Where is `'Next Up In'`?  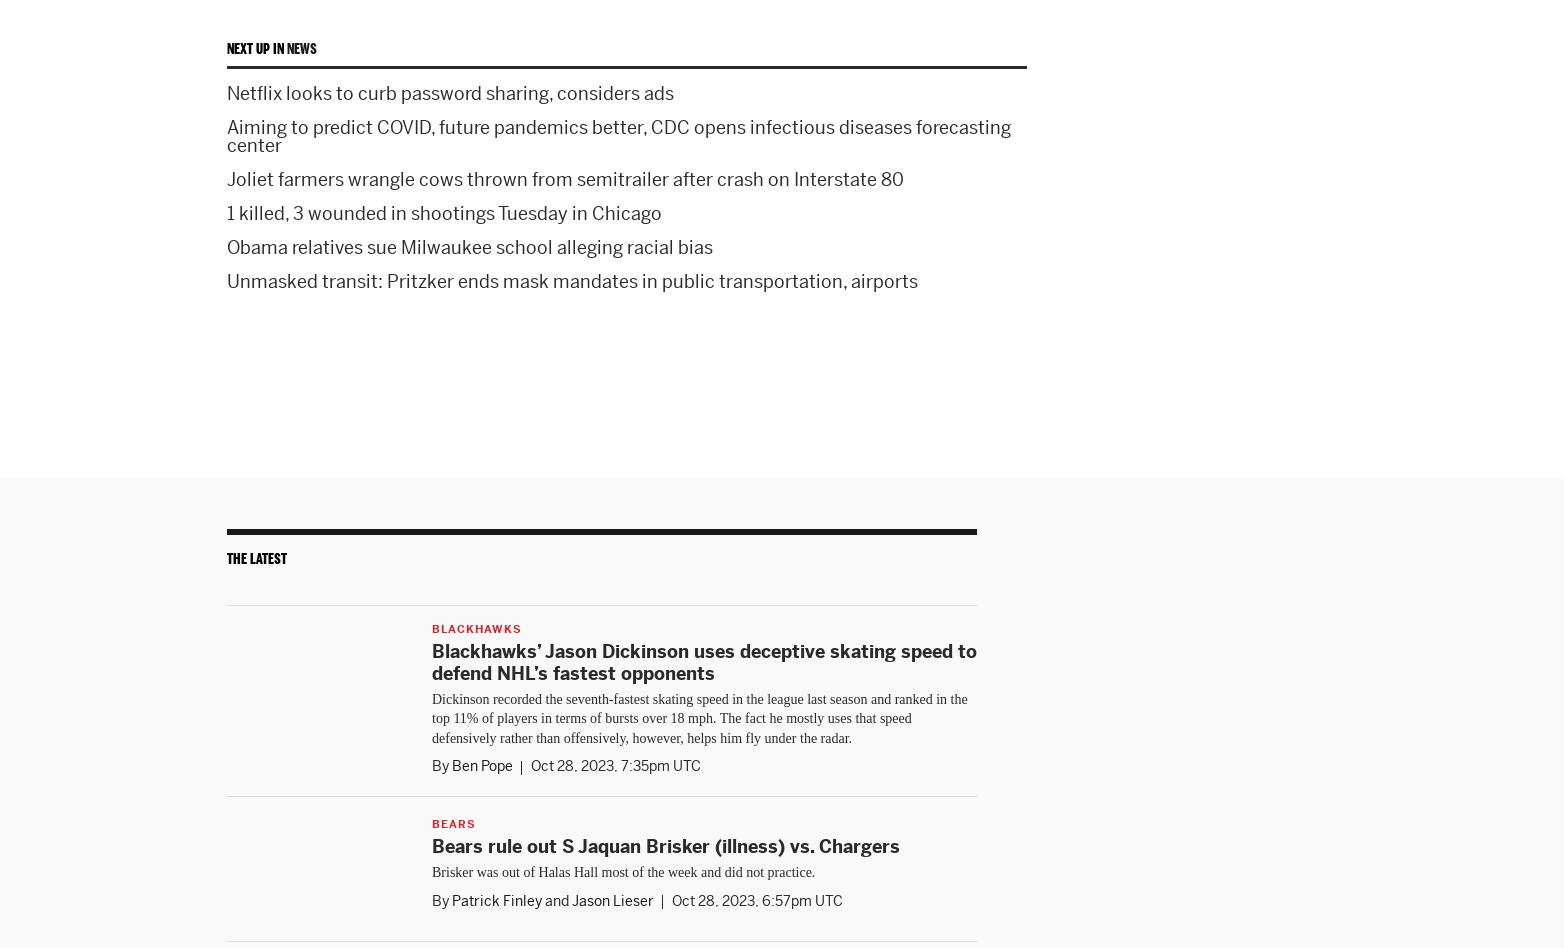 'Next Up In' is located at coordinates (256, 48).